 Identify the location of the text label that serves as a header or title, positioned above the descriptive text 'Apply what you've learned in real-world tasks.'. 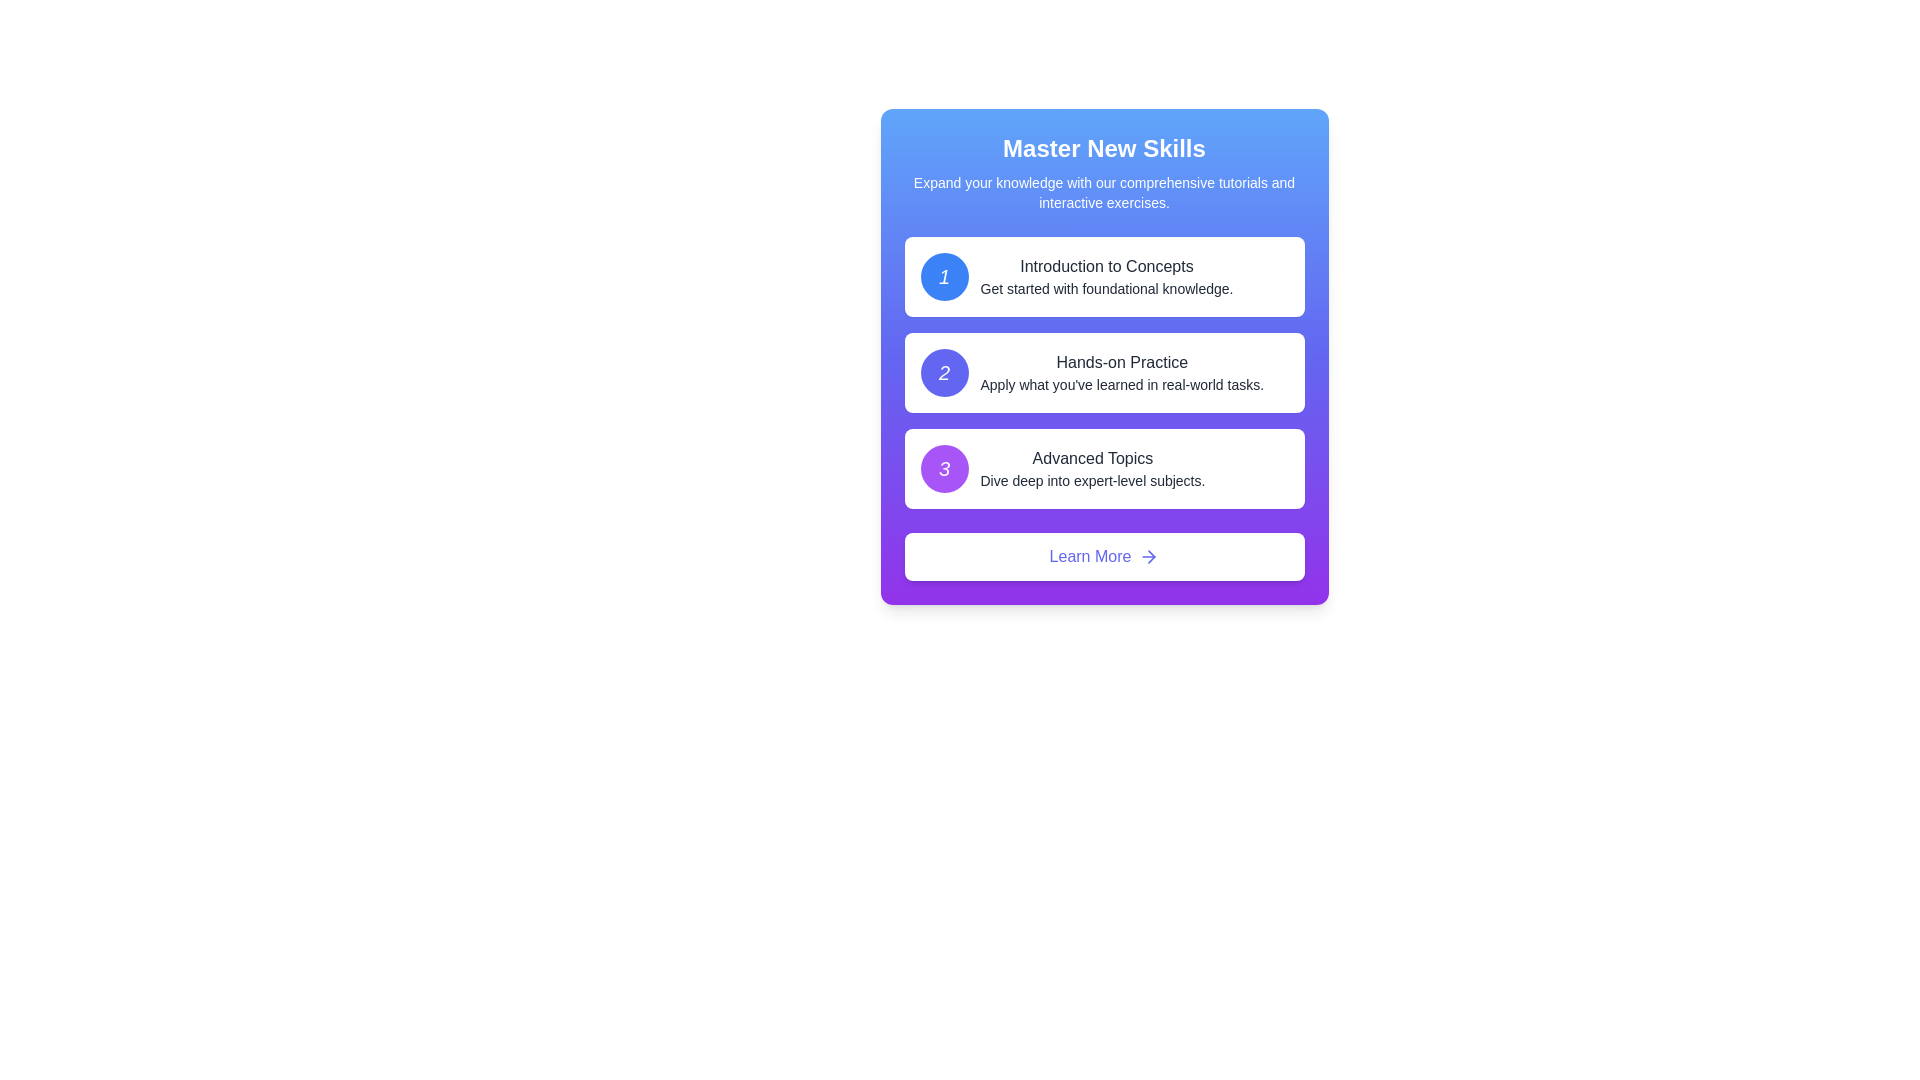
(1122, 362).